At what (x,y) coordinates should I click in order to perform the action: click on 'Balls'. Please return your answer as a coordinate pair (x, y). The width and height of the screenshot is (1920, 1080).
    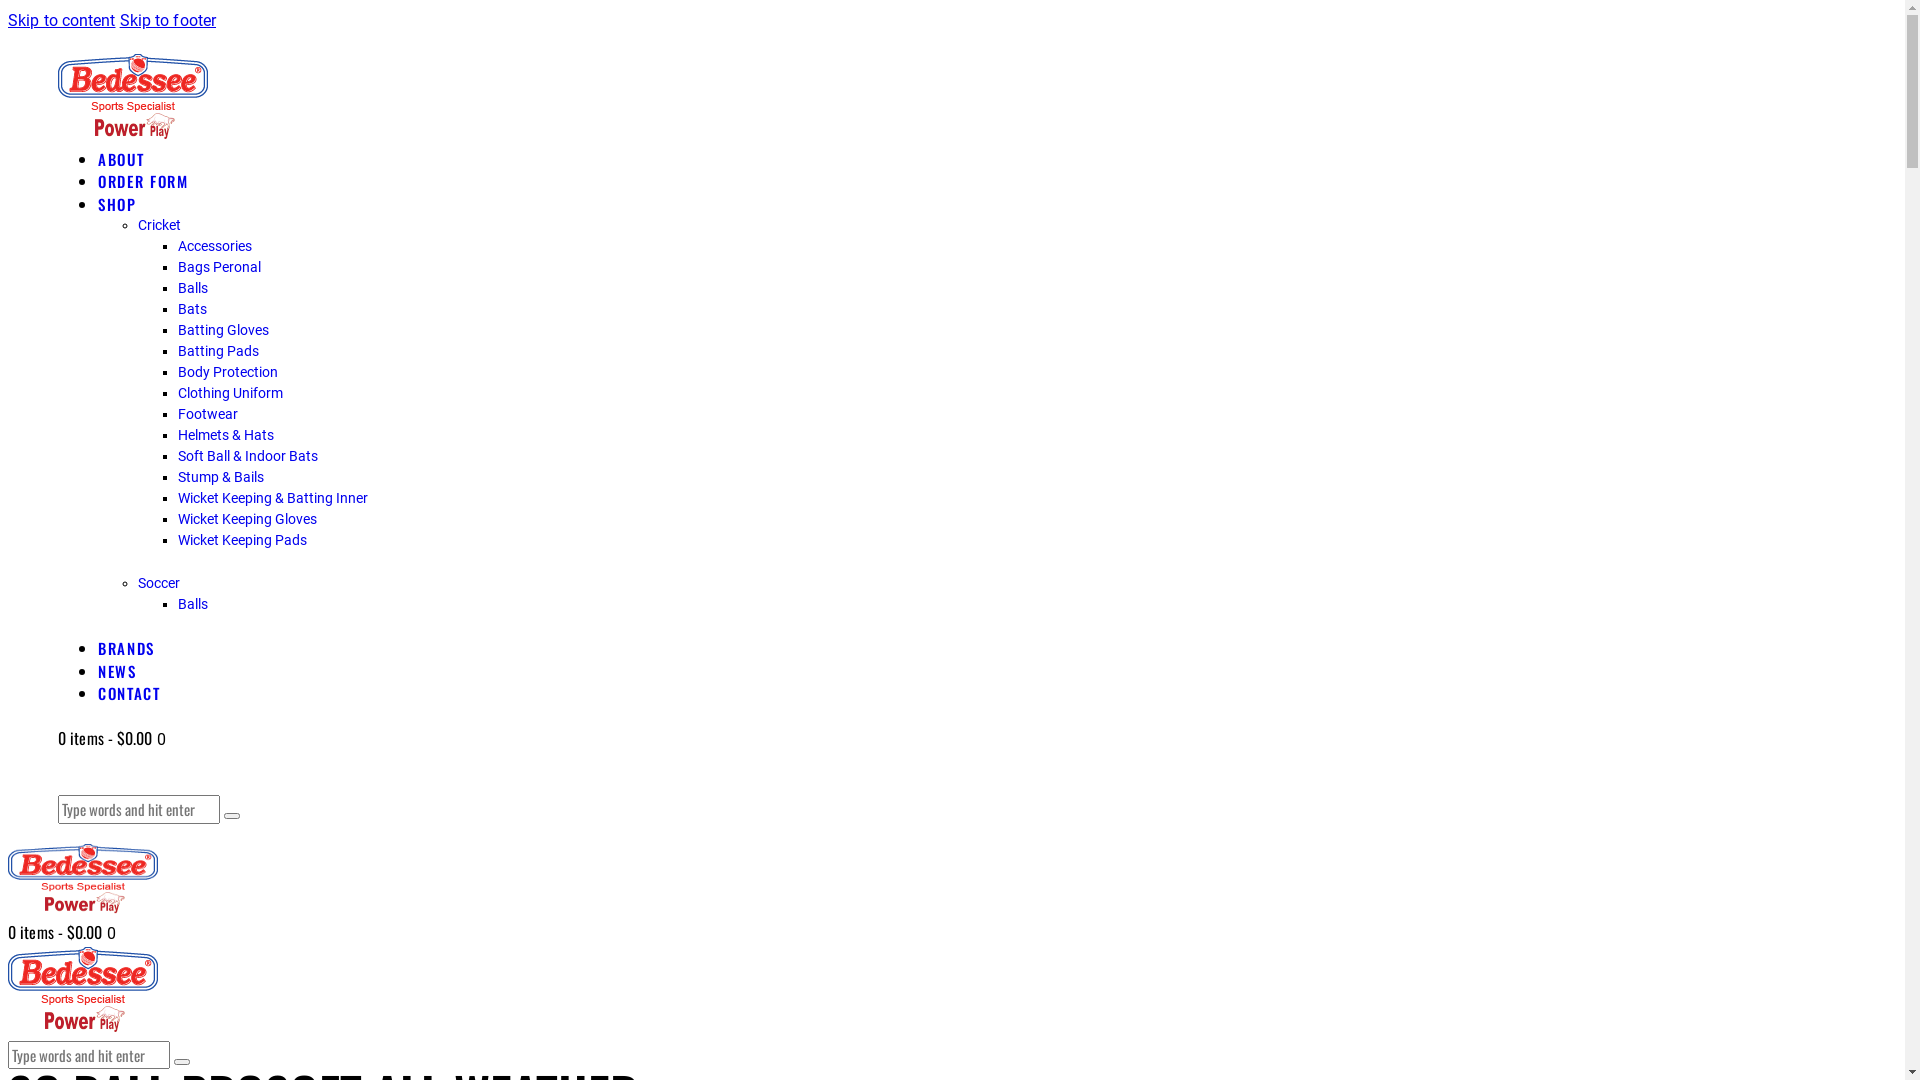
    Looking at the image, I should click on (192, 288).